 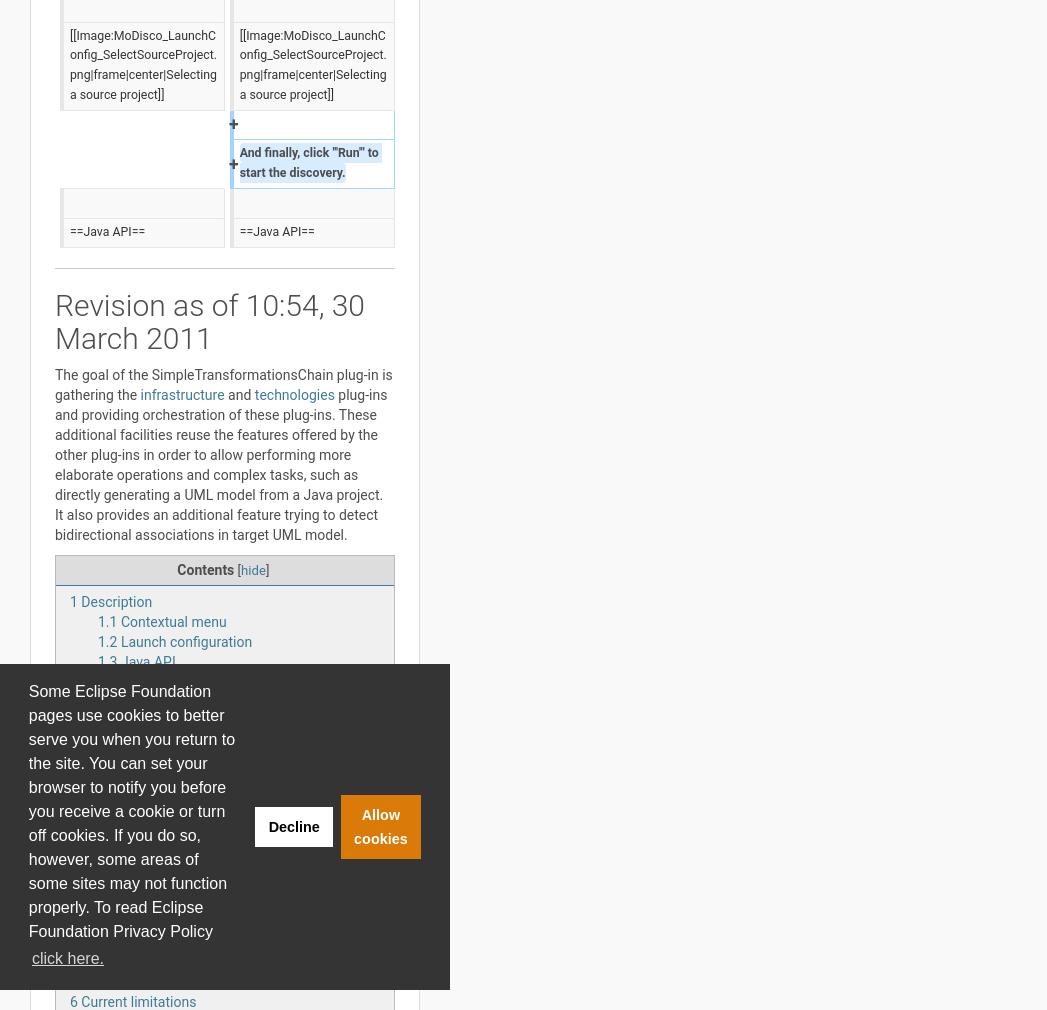 I want to click on 'Team', so click(x=97, y=700).